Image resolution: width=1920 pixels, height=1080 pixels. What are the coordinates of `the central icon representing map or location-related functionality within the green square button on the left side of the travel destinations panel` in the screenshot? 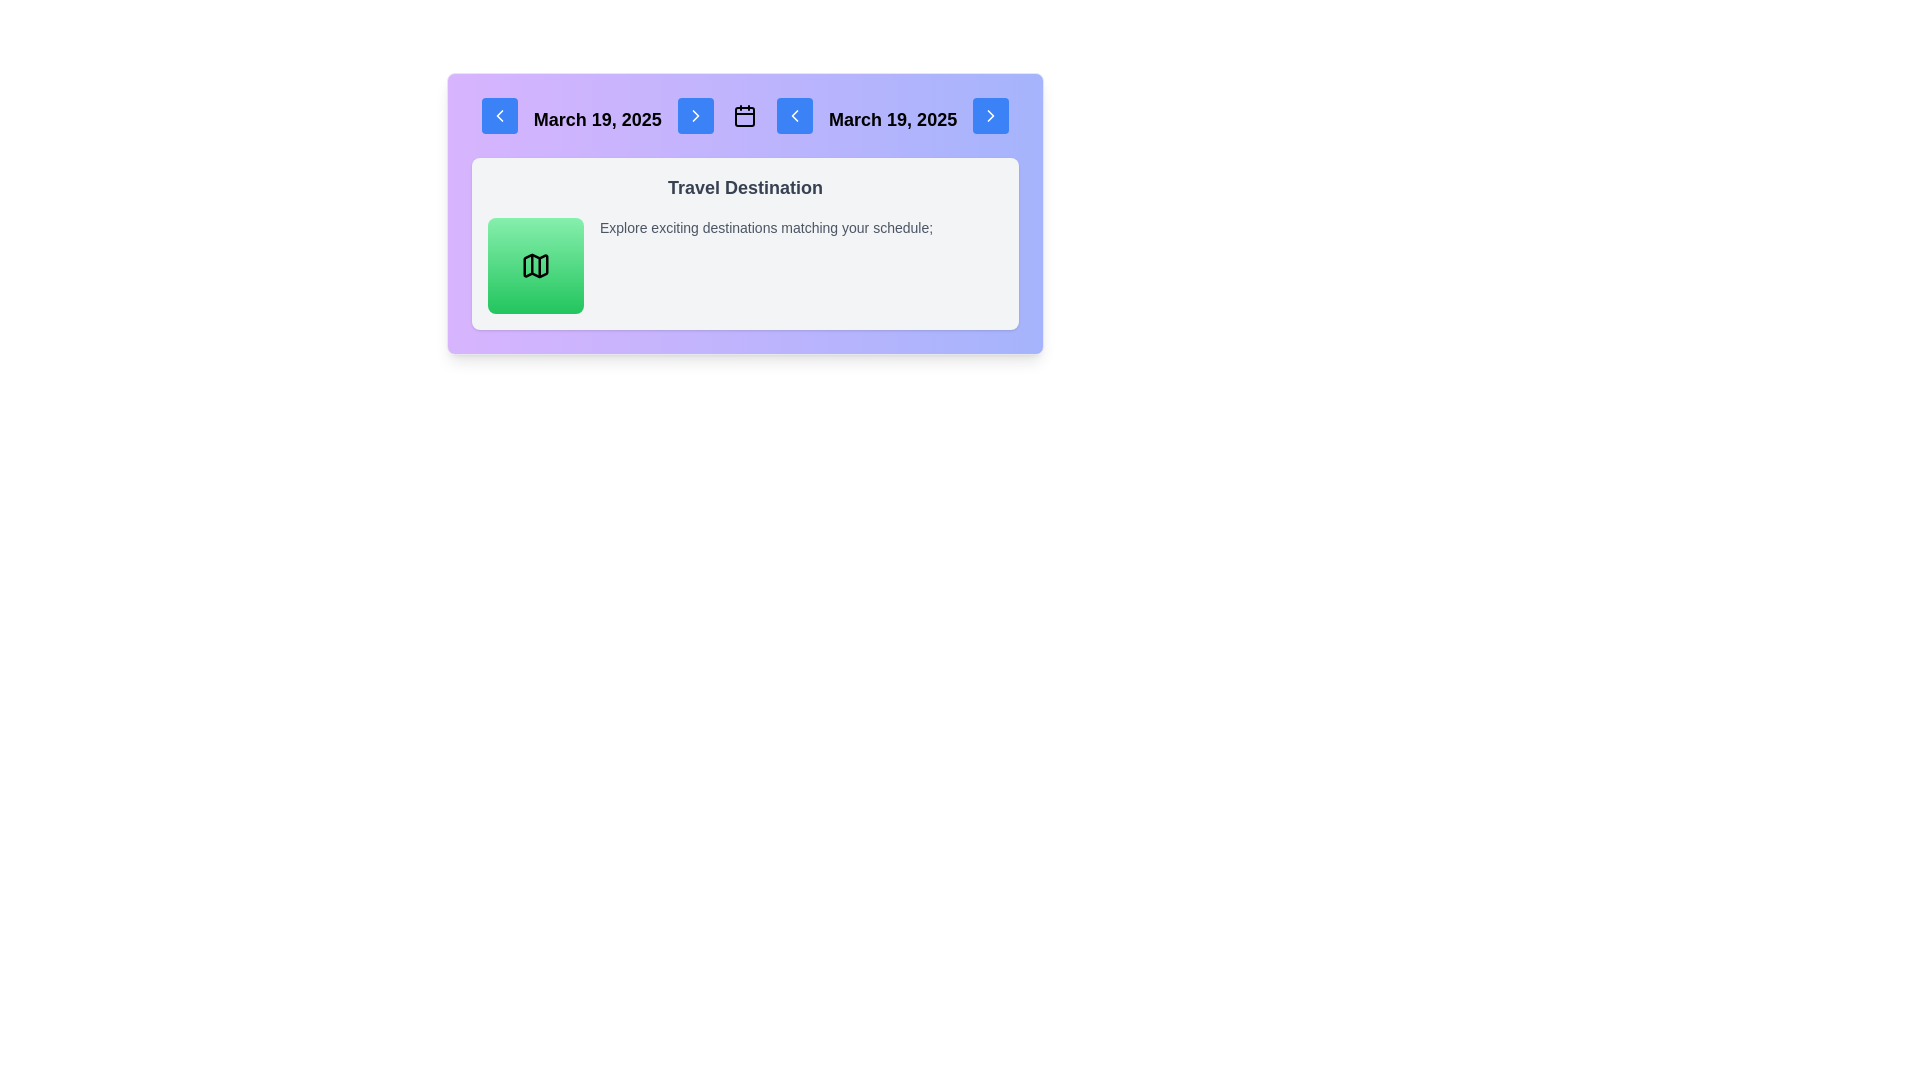 It's located at (536, 265).